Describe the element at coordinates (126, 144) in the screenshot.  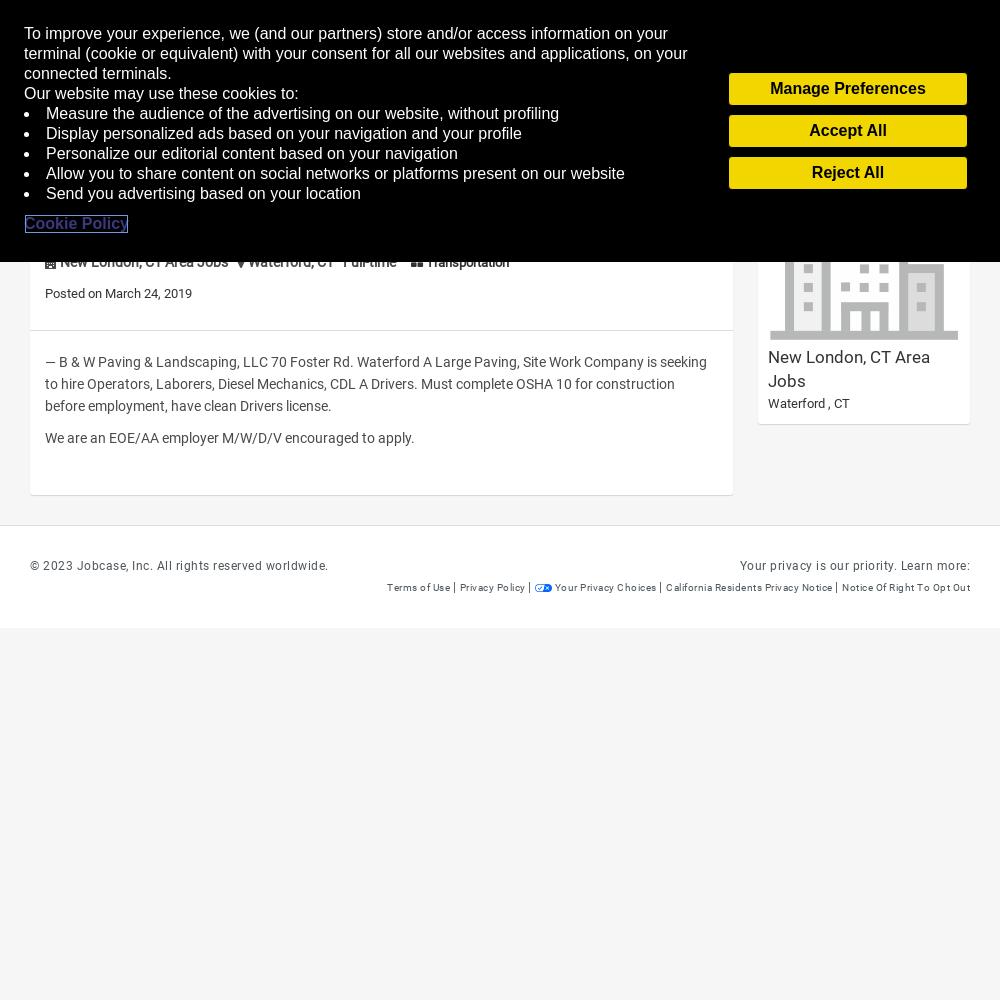
I see `'This job posting has expired.'` at that location.